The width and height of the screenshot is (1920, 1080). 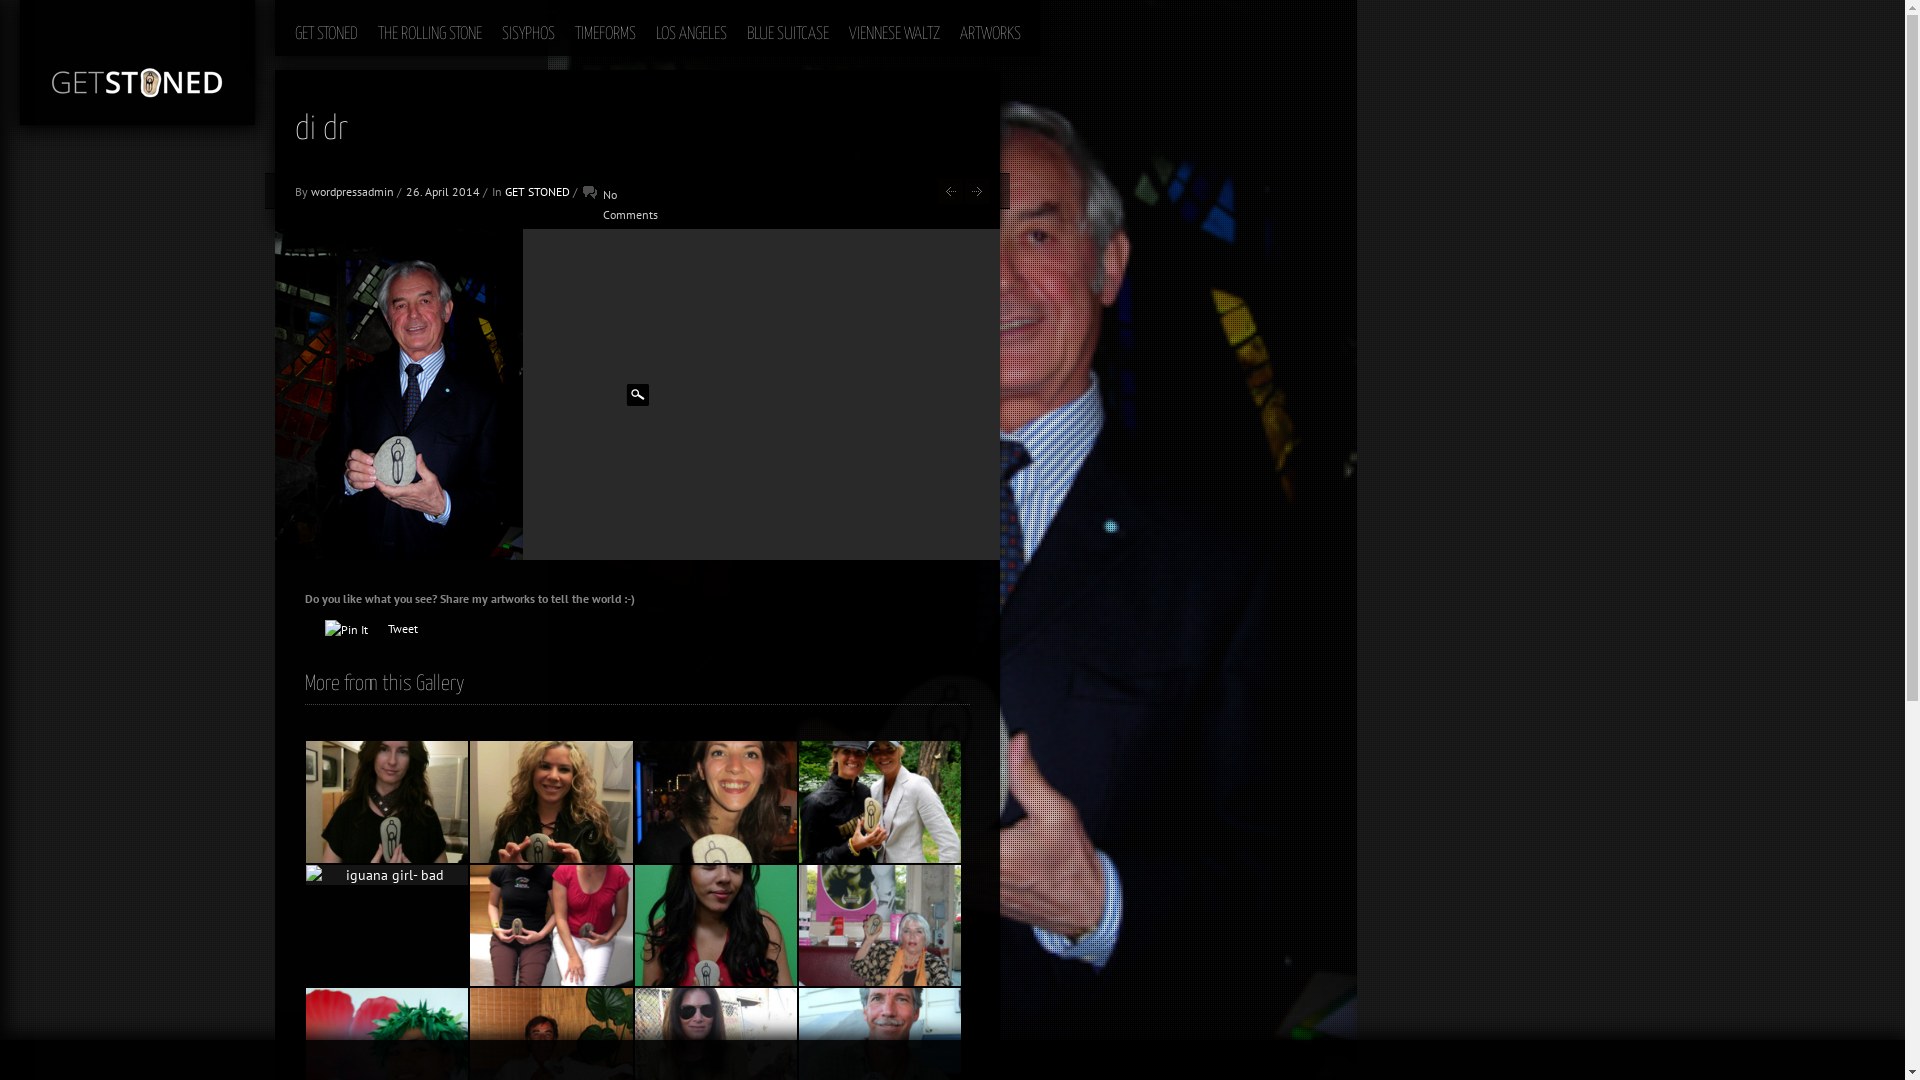 What do you see at coordinates (691, 27) in the screenshot?
I see `'LOS ANGELES'` at bounding box center [691, 27].